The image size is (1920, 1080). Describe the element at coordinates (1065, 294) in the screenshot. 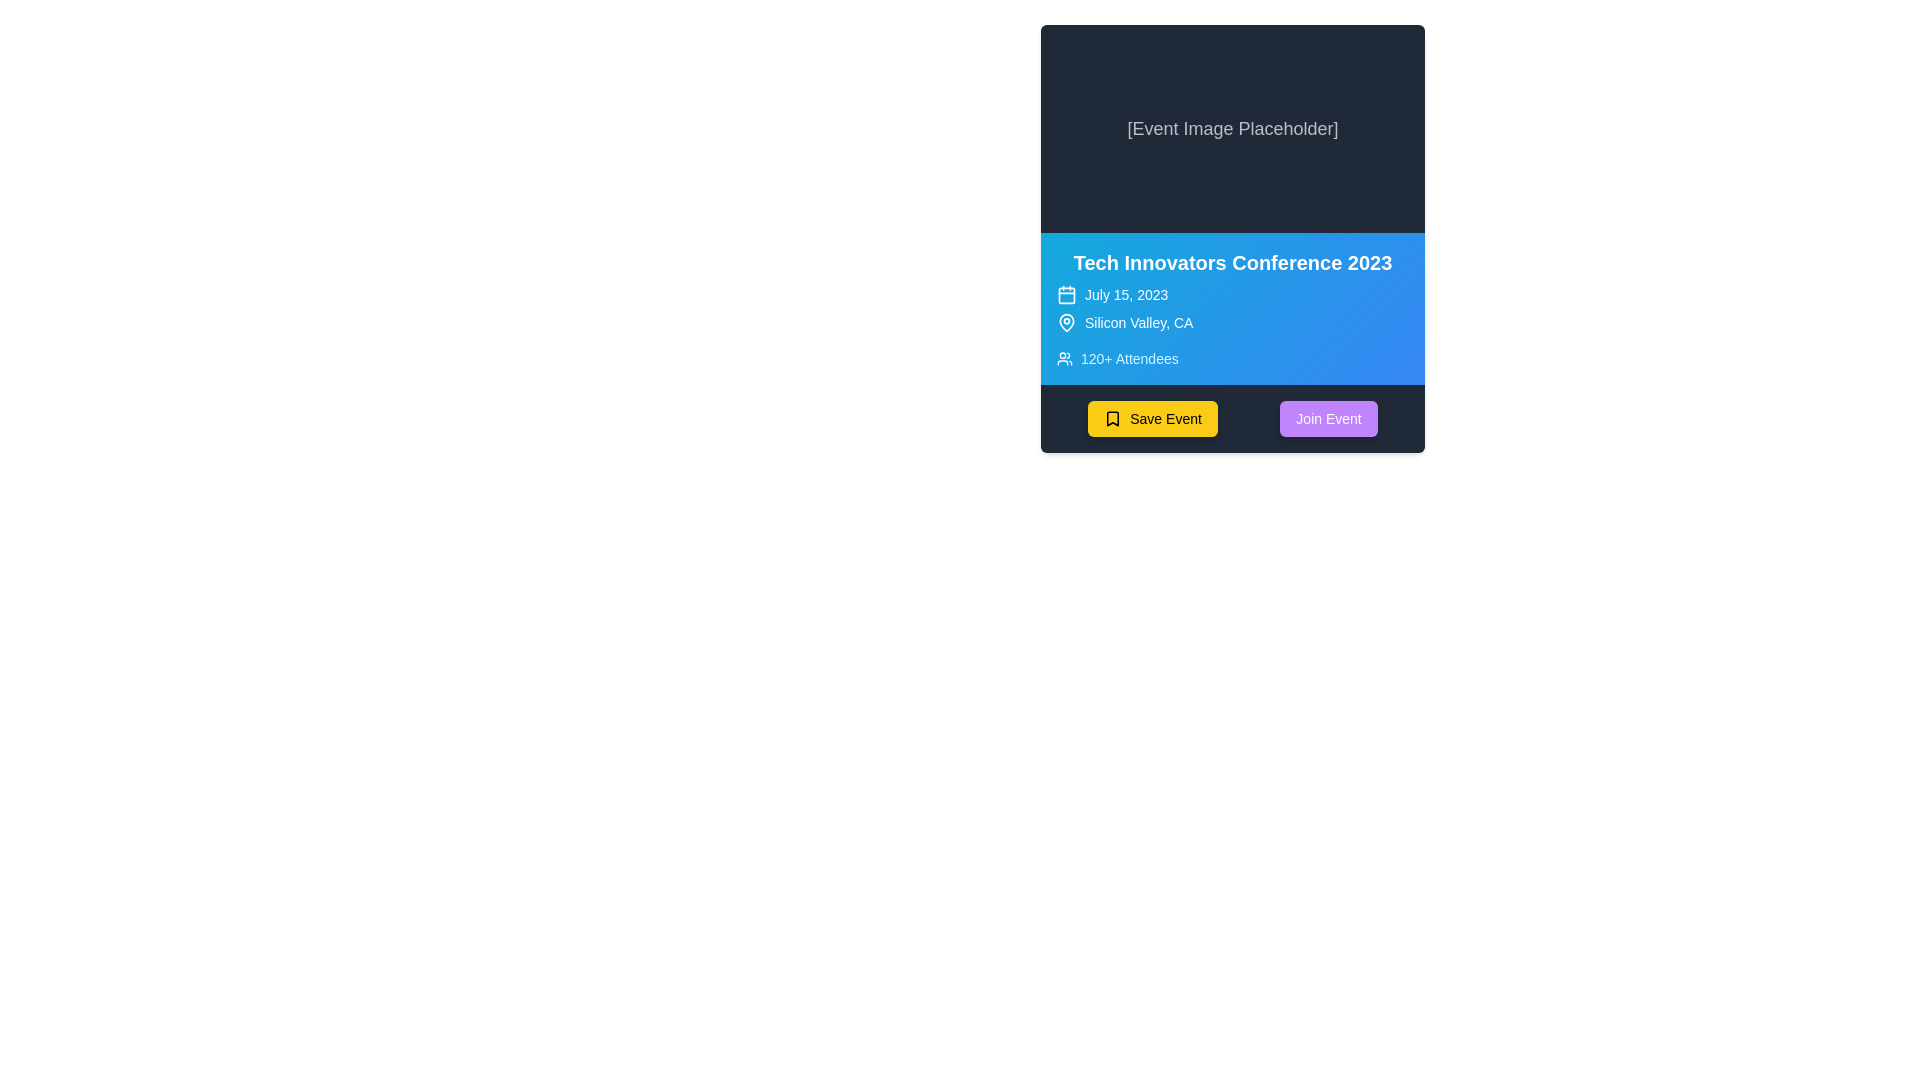

I see `the calendar icon, which is a white outline design with rounded corners, located to the left of the text 'July 15, 2023' in the event information panel` at that location.